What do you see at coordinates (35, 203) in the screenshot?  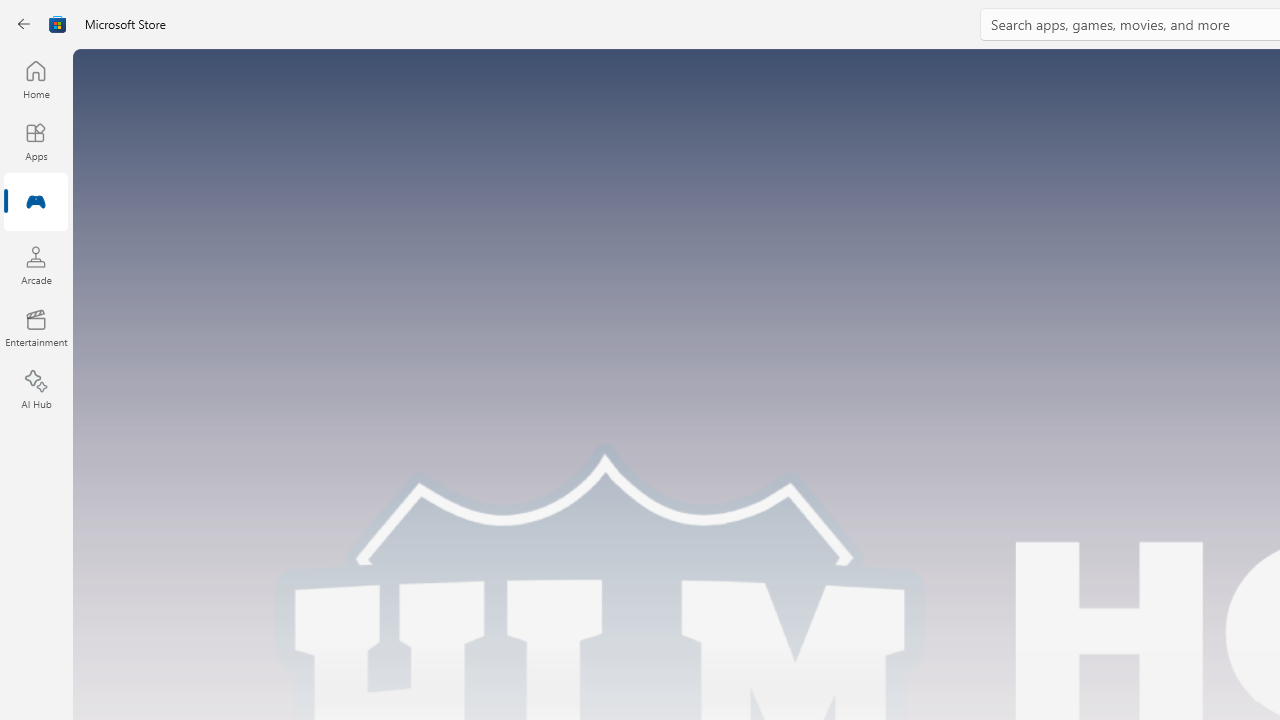 I see `'Gaming'` at bounding box center [35, 203].